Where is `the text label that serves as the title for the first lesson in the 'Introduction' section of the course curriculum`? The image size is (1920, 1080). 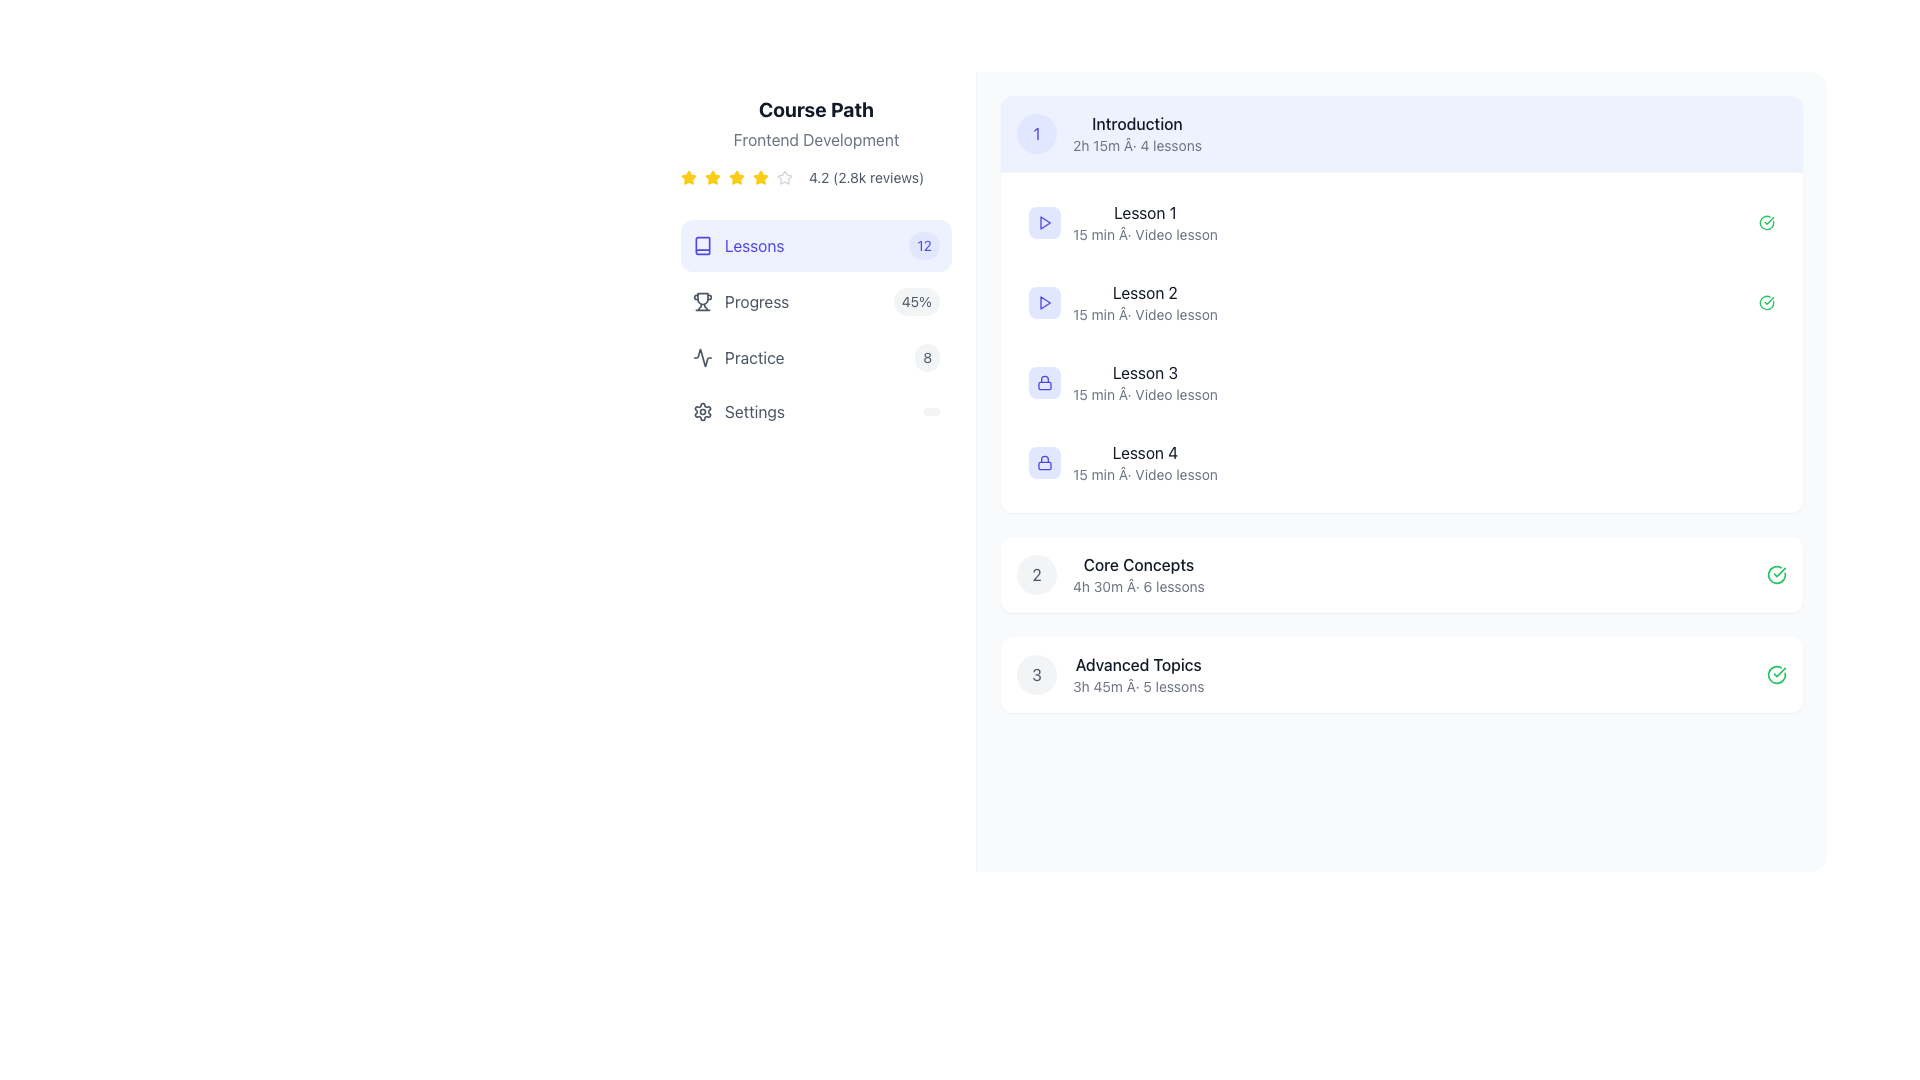 the text label that serves as the title for the first lesson in the 'Introduction' section of the course curriculum is located at coordinates (1145, 212).